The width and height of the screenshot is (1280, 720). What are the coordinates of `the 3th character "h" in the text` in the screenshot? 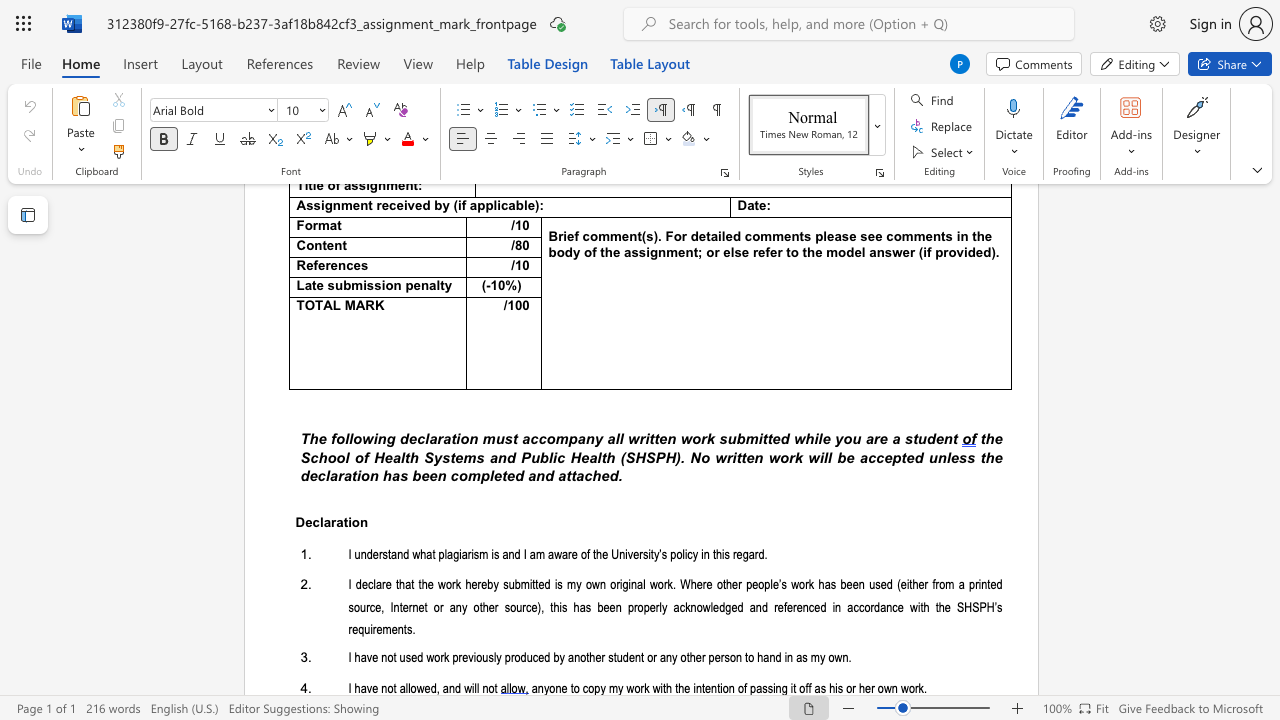 It's located at (609, 457).